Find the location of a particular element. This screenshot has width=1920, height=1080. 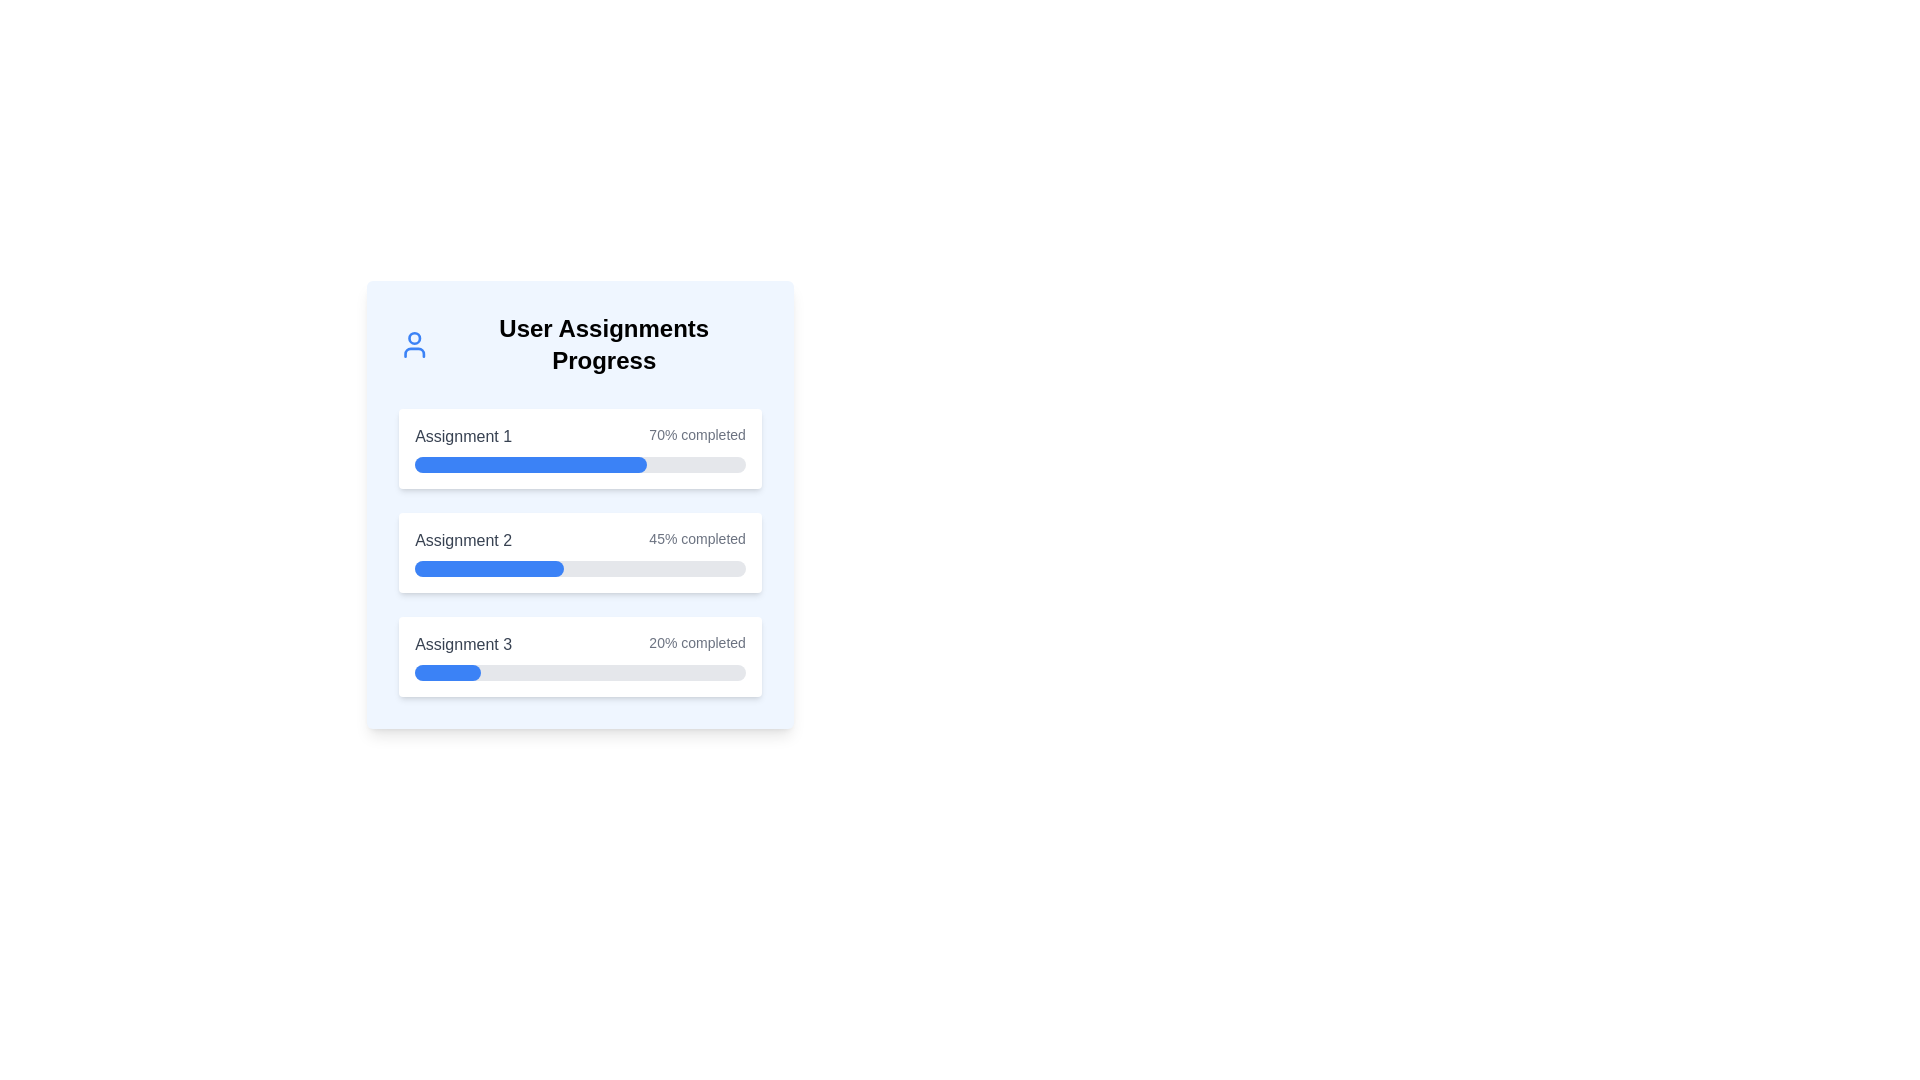

the user profile icon located to the left of the 'User Assignments Progress' header is located at coordinates (413, 343).